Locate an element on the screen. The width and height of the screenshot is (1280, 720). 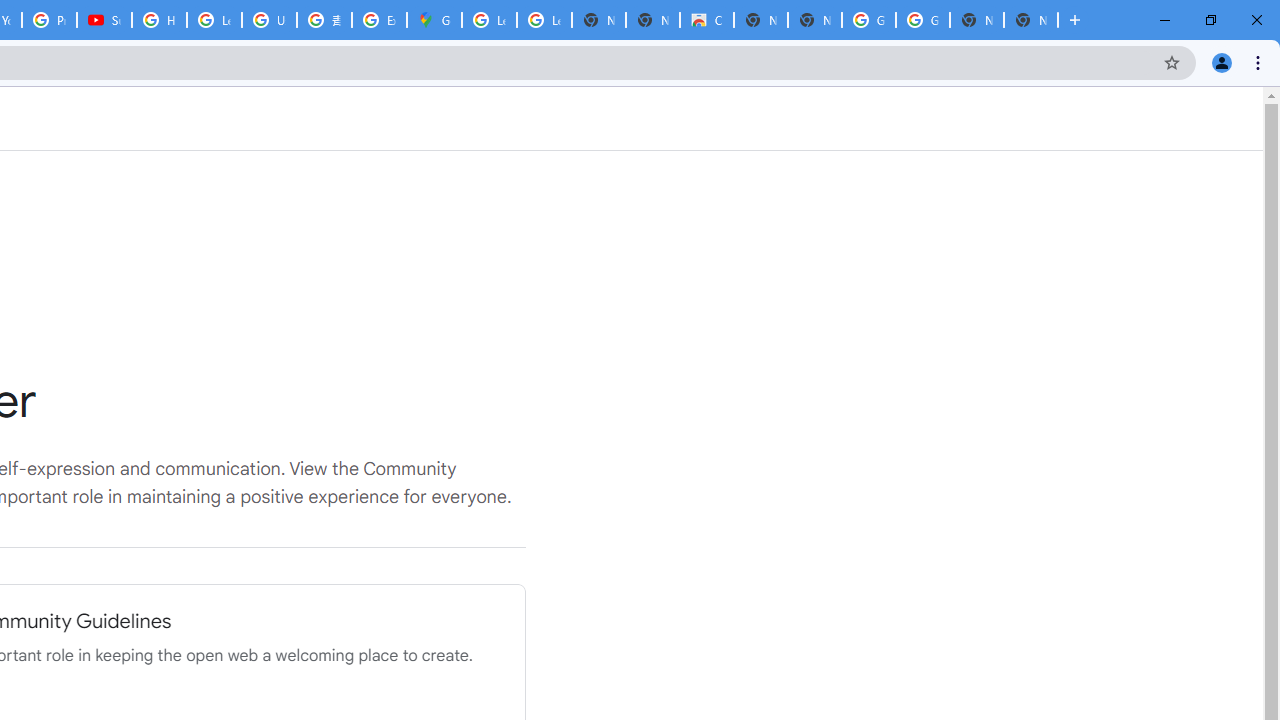
'How Chrome protects your passwords - Google Chrome Help' is located at coordinates (158, 20).